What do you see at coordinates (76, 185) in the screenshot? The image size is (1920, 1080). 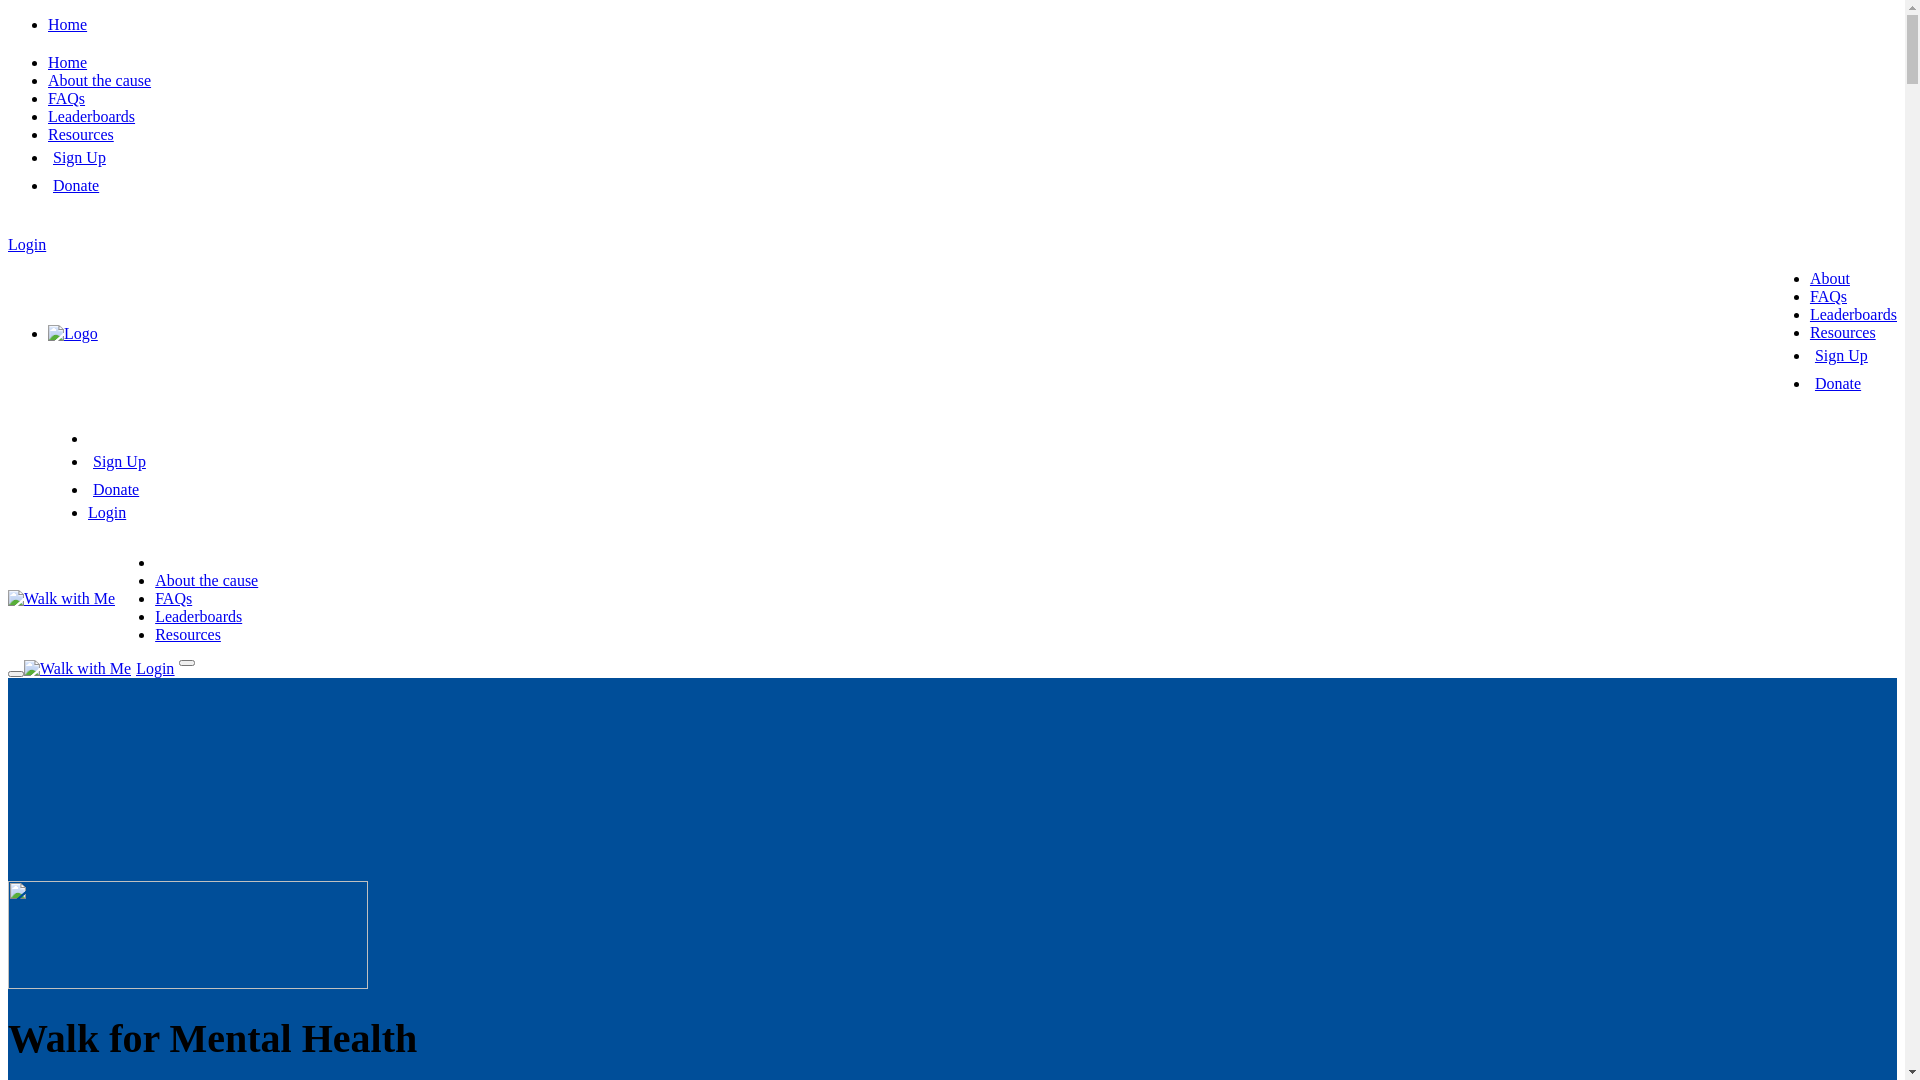 I see `'Donate'` at bounding box center [76, 185].